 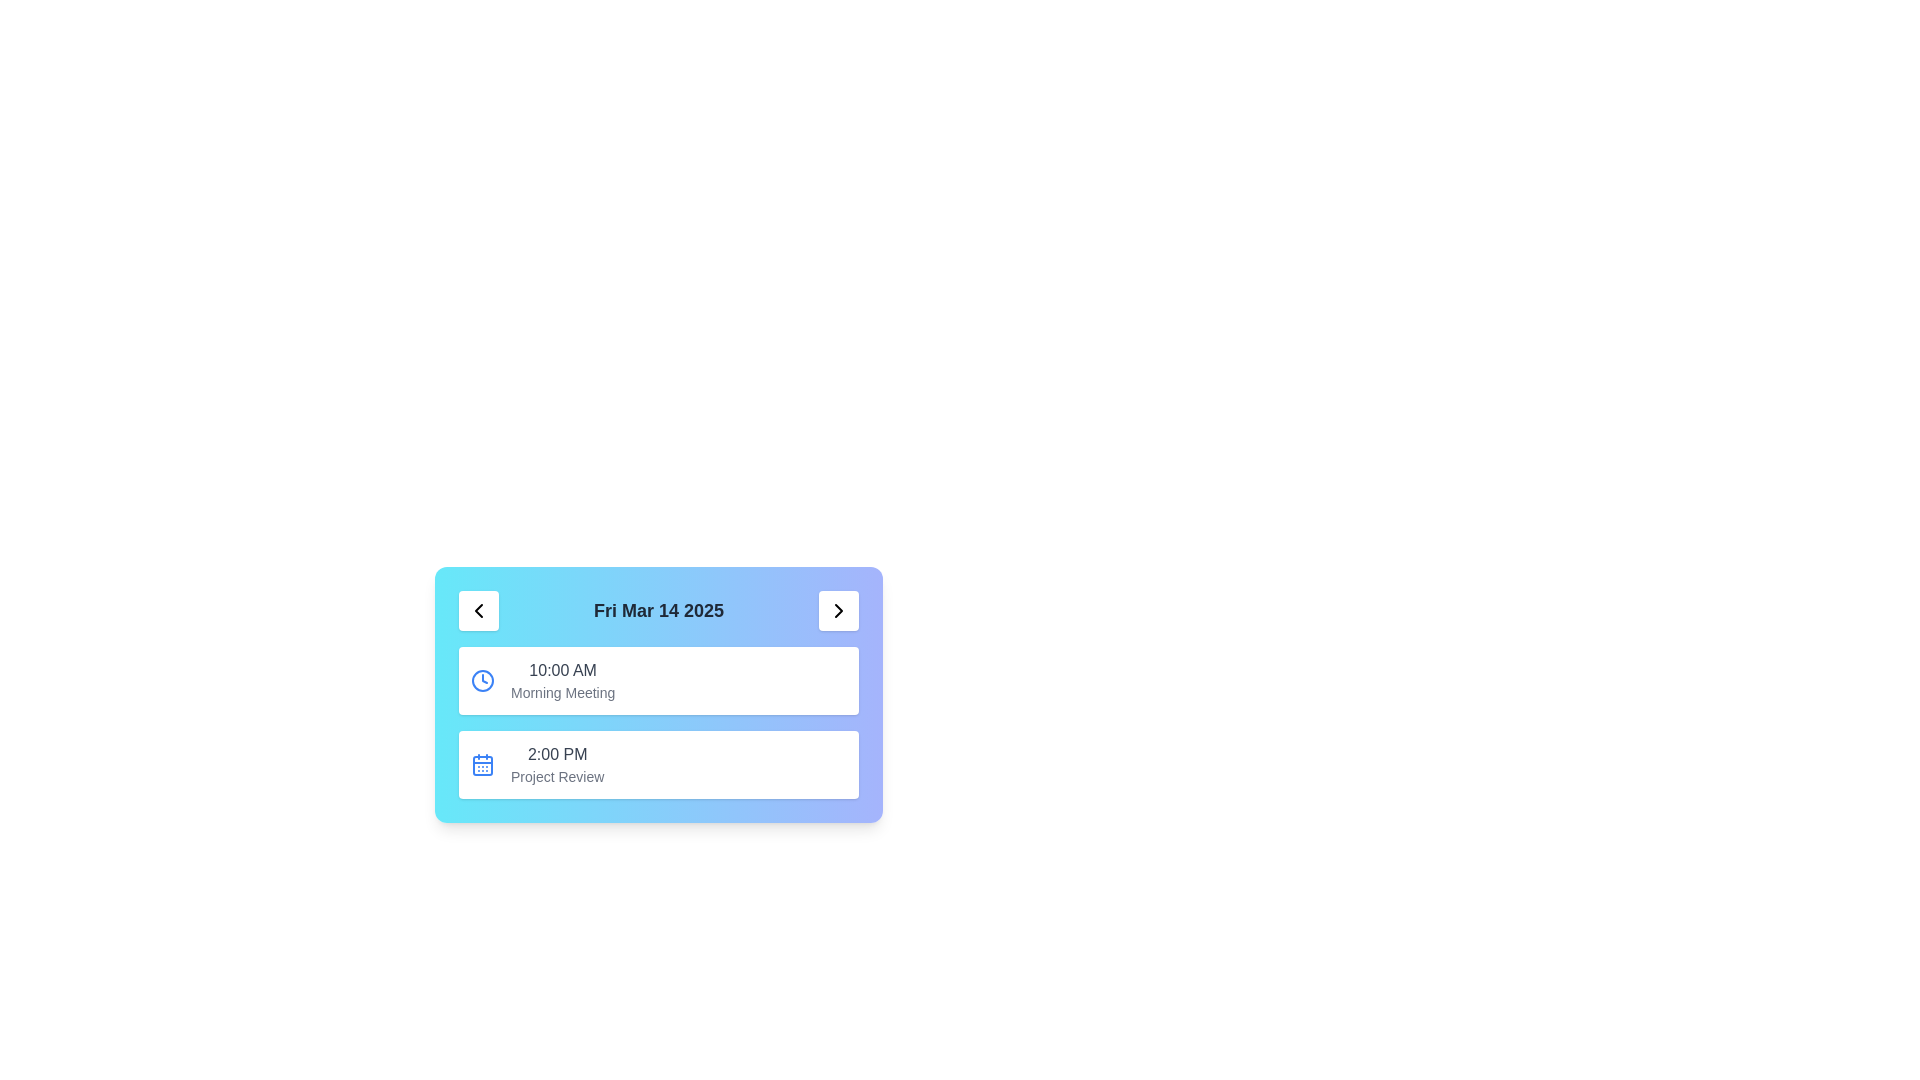 I want to click on the right arrow vector graphic element located in the top-right corner of the interface, so click(x=839, y=609).